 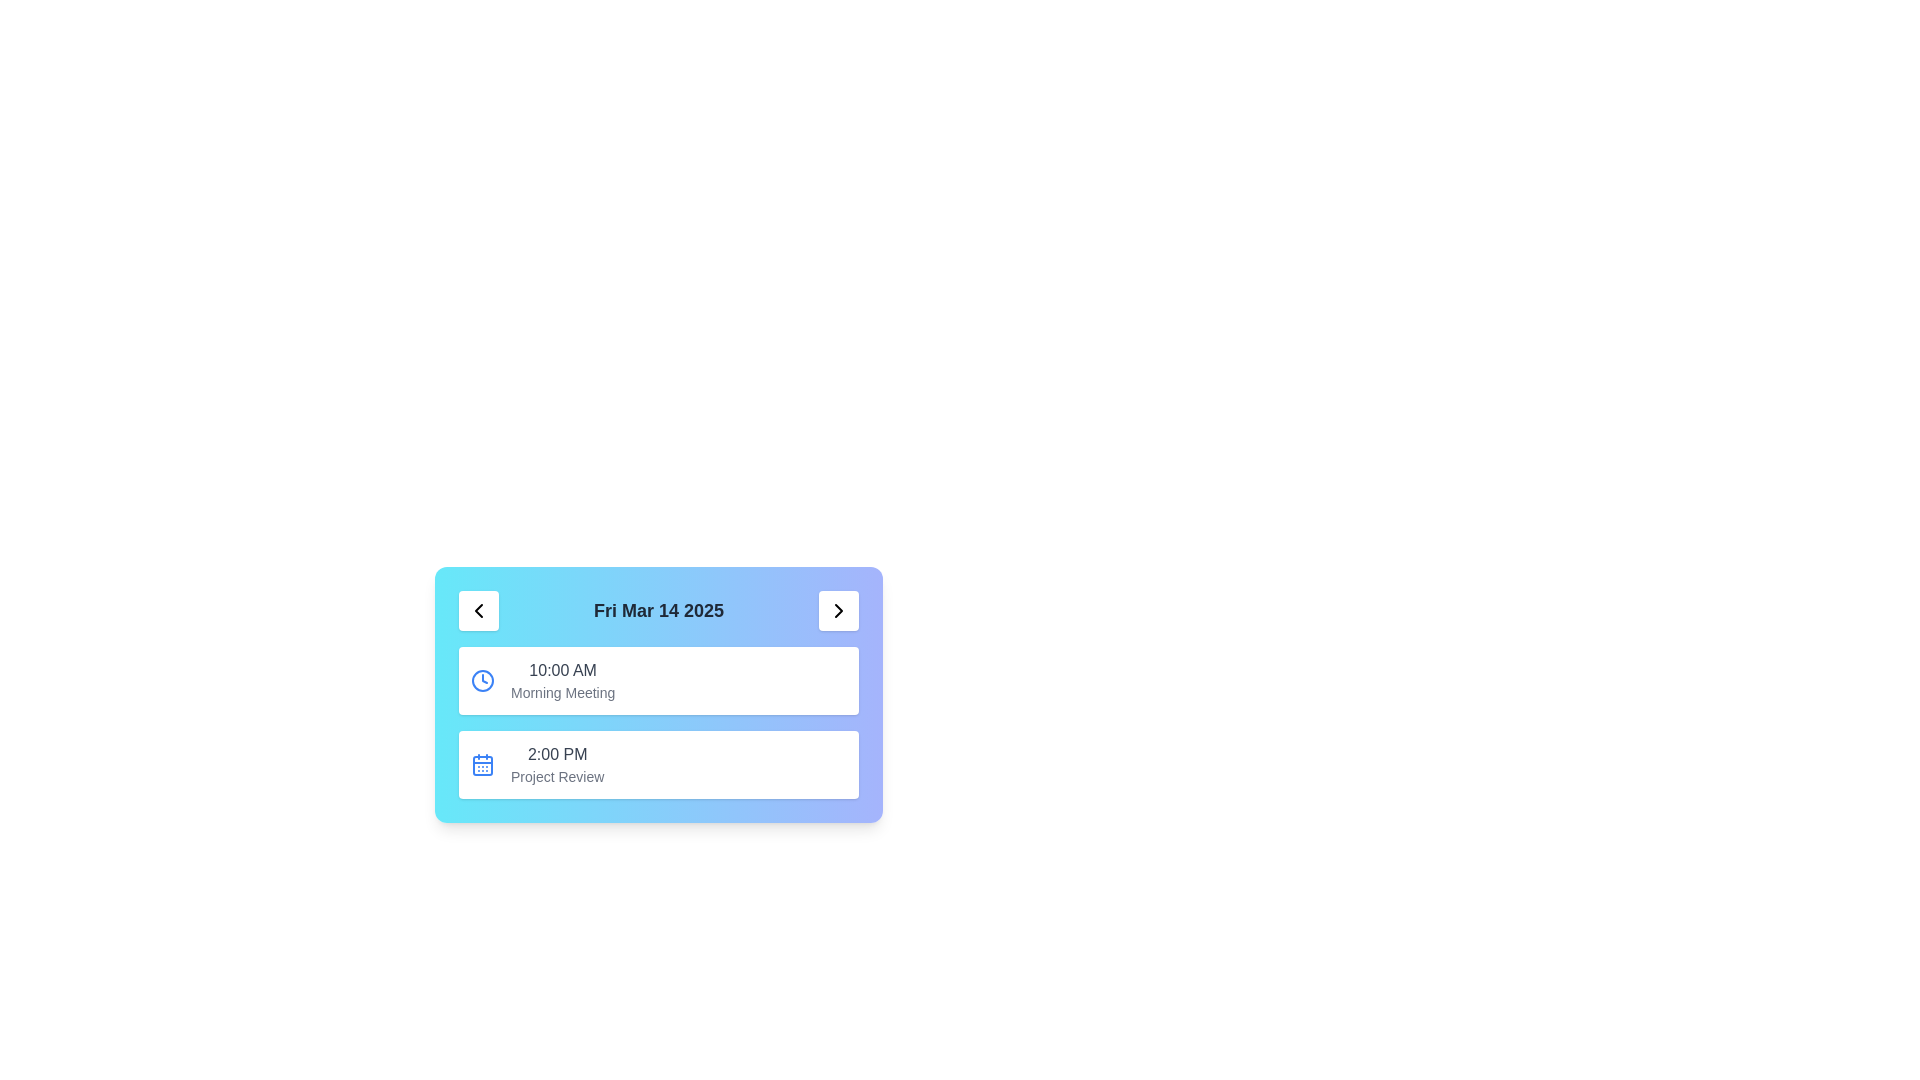 I want to click on the right arrow vector graphic element located in the top-right corner of the interface, so click(x=839, y=609).